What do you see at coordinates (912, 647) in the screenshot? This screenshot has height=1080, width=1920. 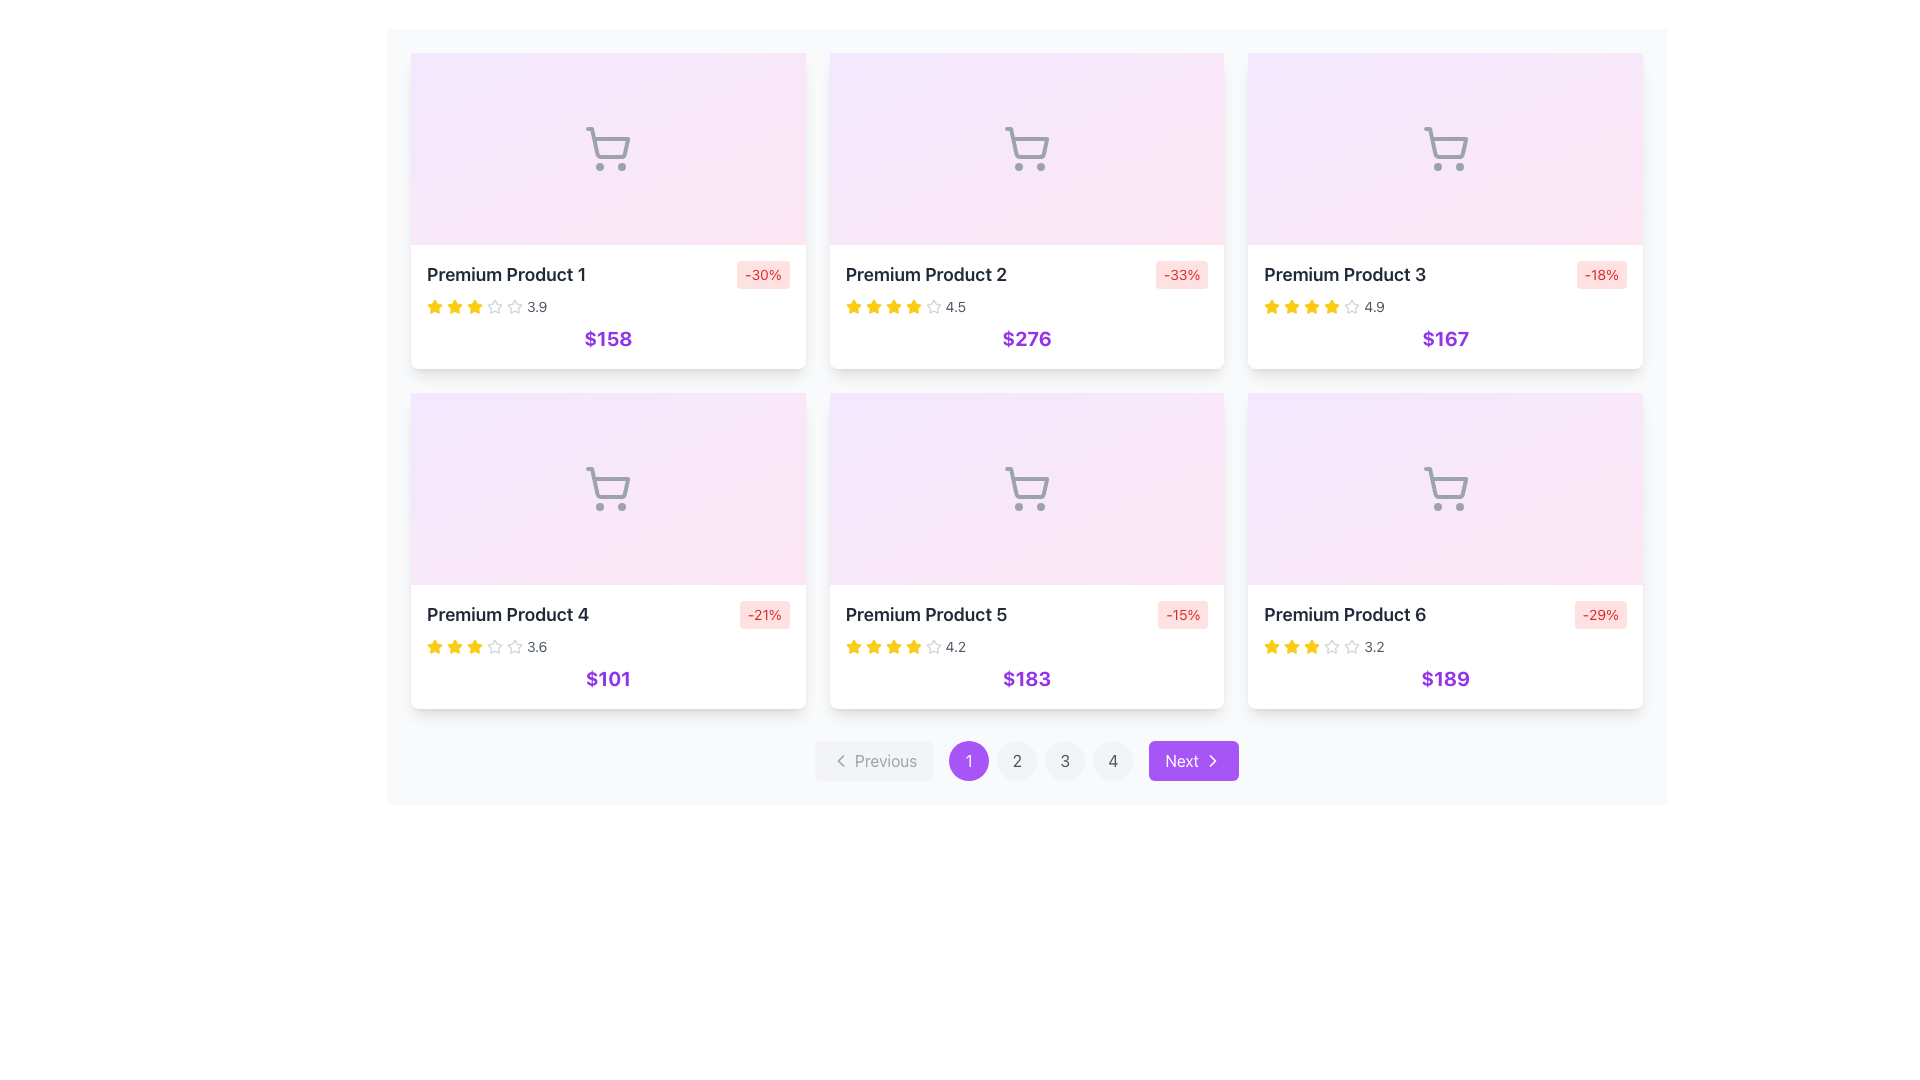 I see `the fifth star icon in the rating system under 'Premium Product 5' to indicate the highest rating visually` at bounding box center [912, 647].